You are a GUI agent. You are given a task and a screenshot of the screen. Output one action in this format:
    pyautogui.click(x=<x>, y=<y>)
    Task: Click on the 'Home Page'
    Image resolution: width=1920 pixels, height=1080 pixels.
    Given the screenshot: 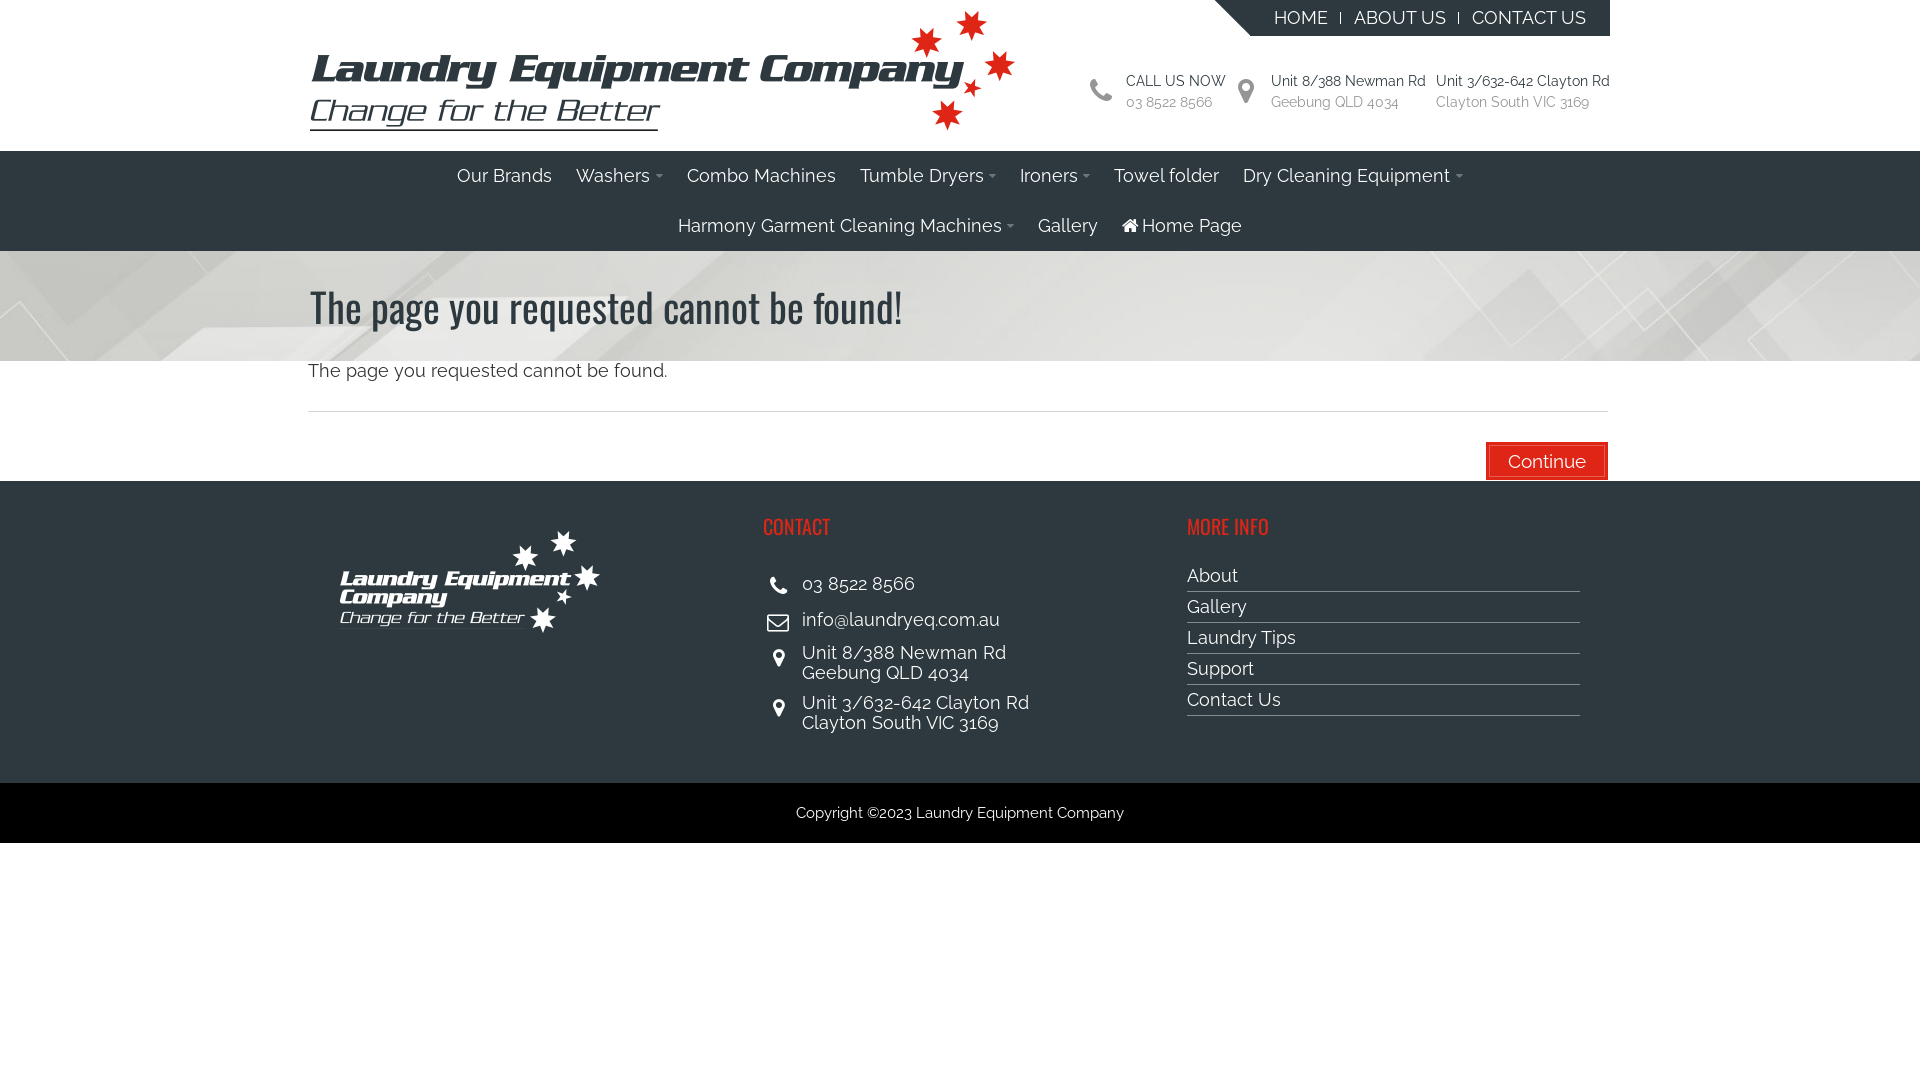 What is the action you would take?
    pyautogui.click(x=1182, y=225)
    